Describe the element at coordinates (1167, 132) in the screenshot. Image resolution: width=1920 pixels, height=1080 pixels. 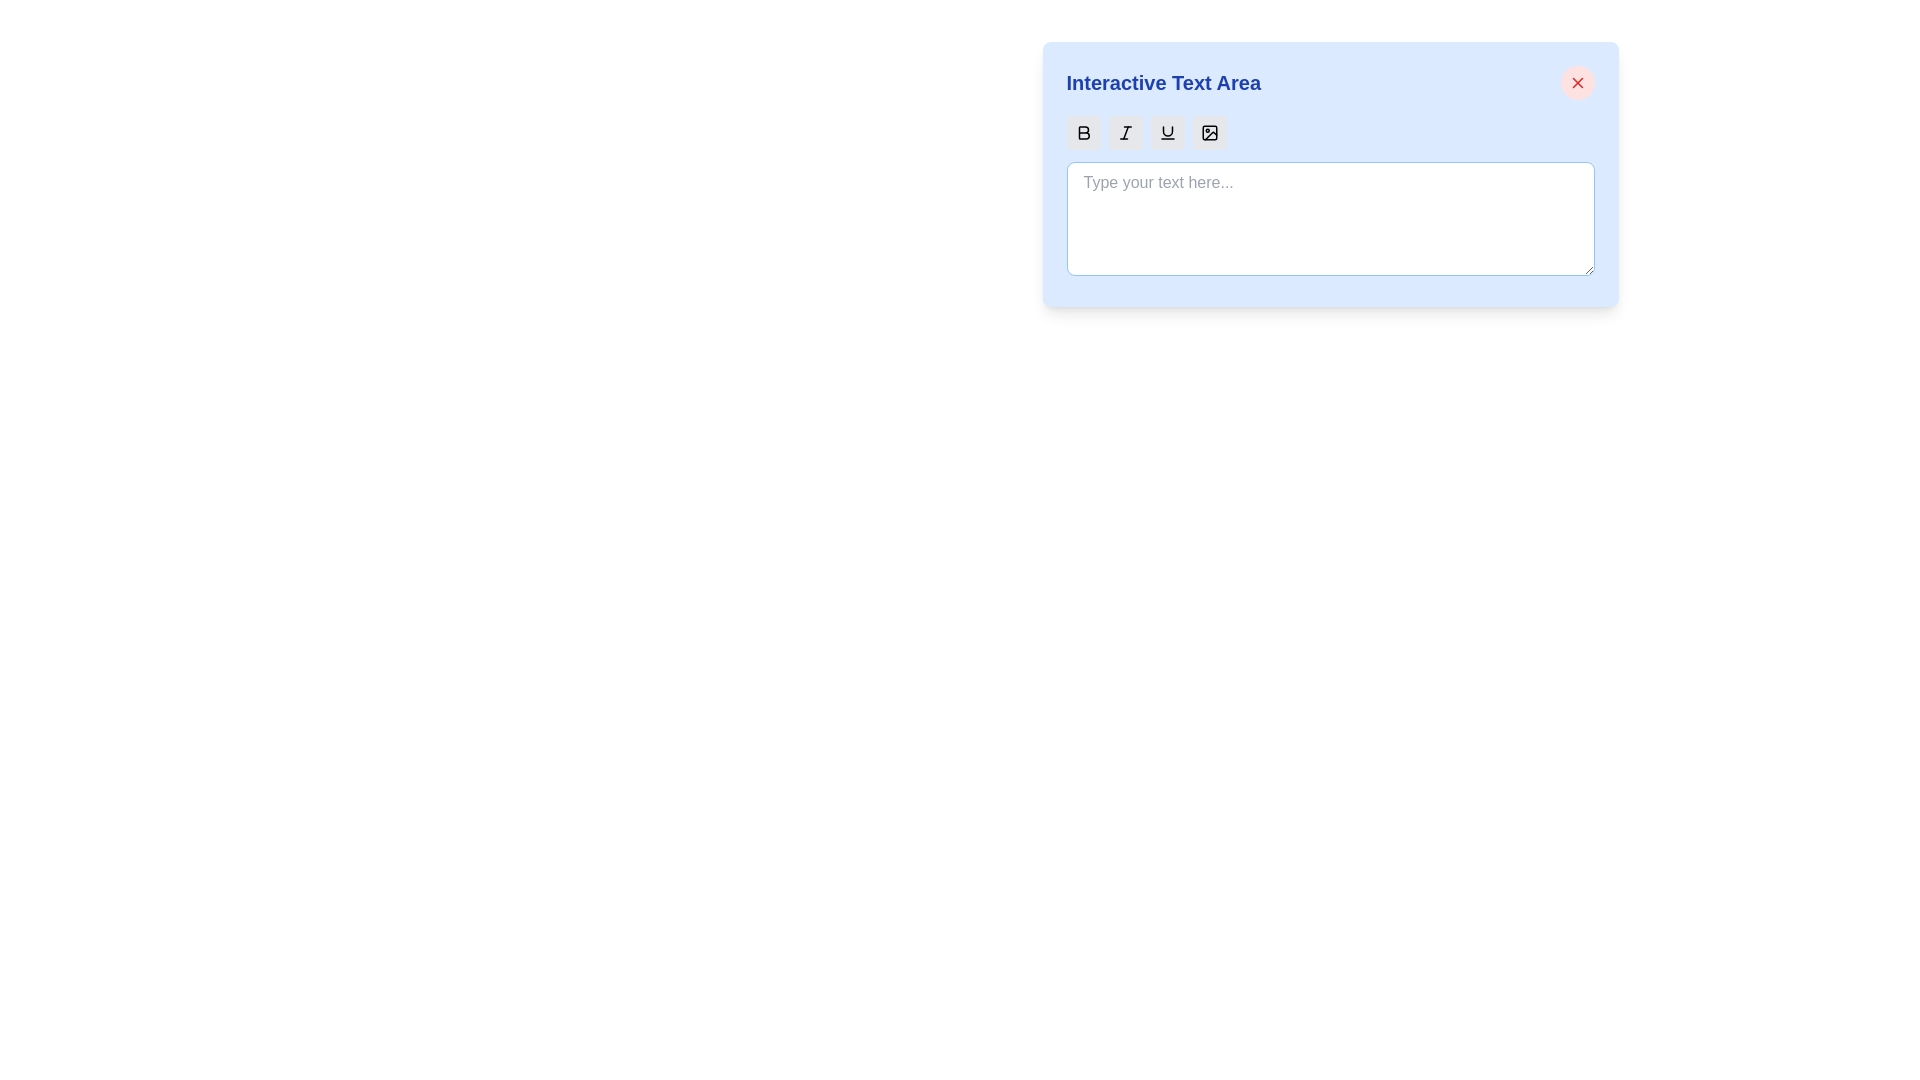
I see `the underline formatting button located in the third slot of the horizontal toolbar above the text input field to apply underline formatting to the selected text` at that location.